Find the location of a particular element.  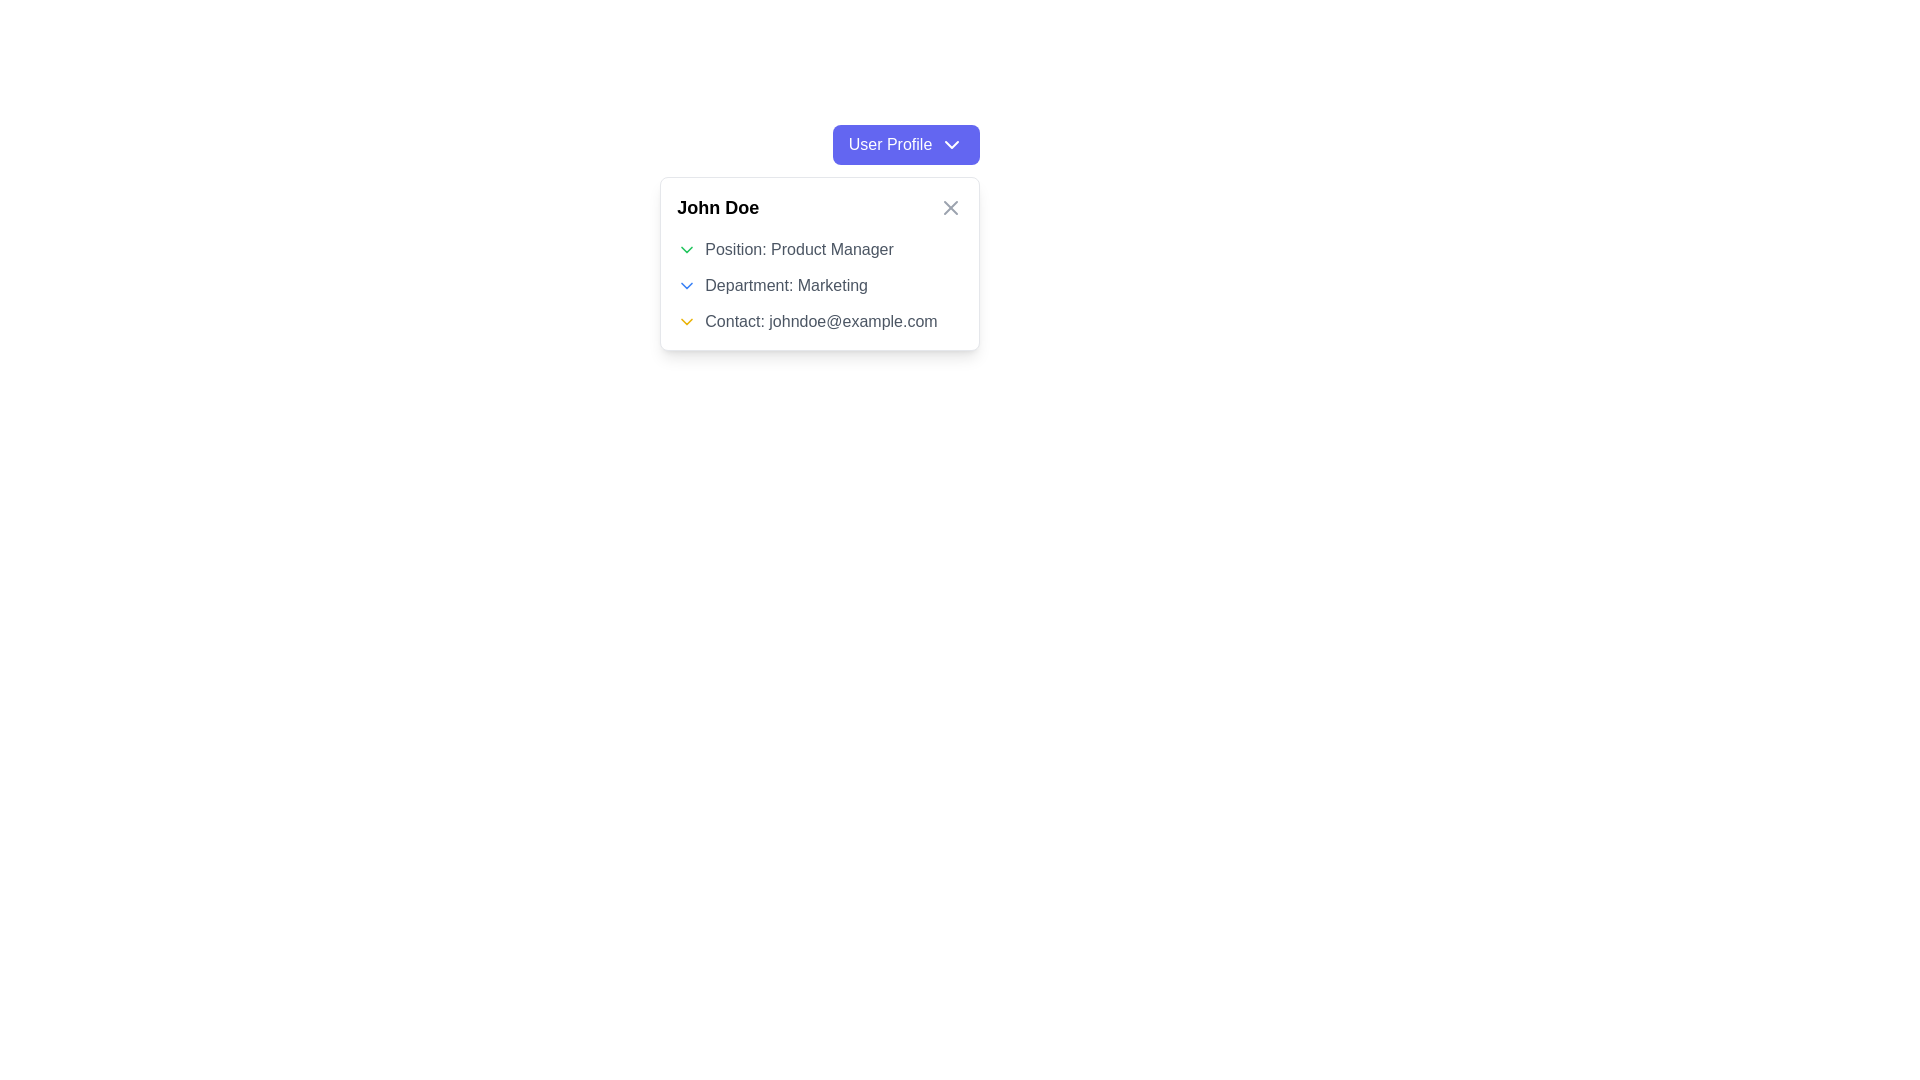

the downward-facing chevron icon with a yellow stroke next to the text 'Contact: johndoe@example.com' is located at coordinates (687, 320).